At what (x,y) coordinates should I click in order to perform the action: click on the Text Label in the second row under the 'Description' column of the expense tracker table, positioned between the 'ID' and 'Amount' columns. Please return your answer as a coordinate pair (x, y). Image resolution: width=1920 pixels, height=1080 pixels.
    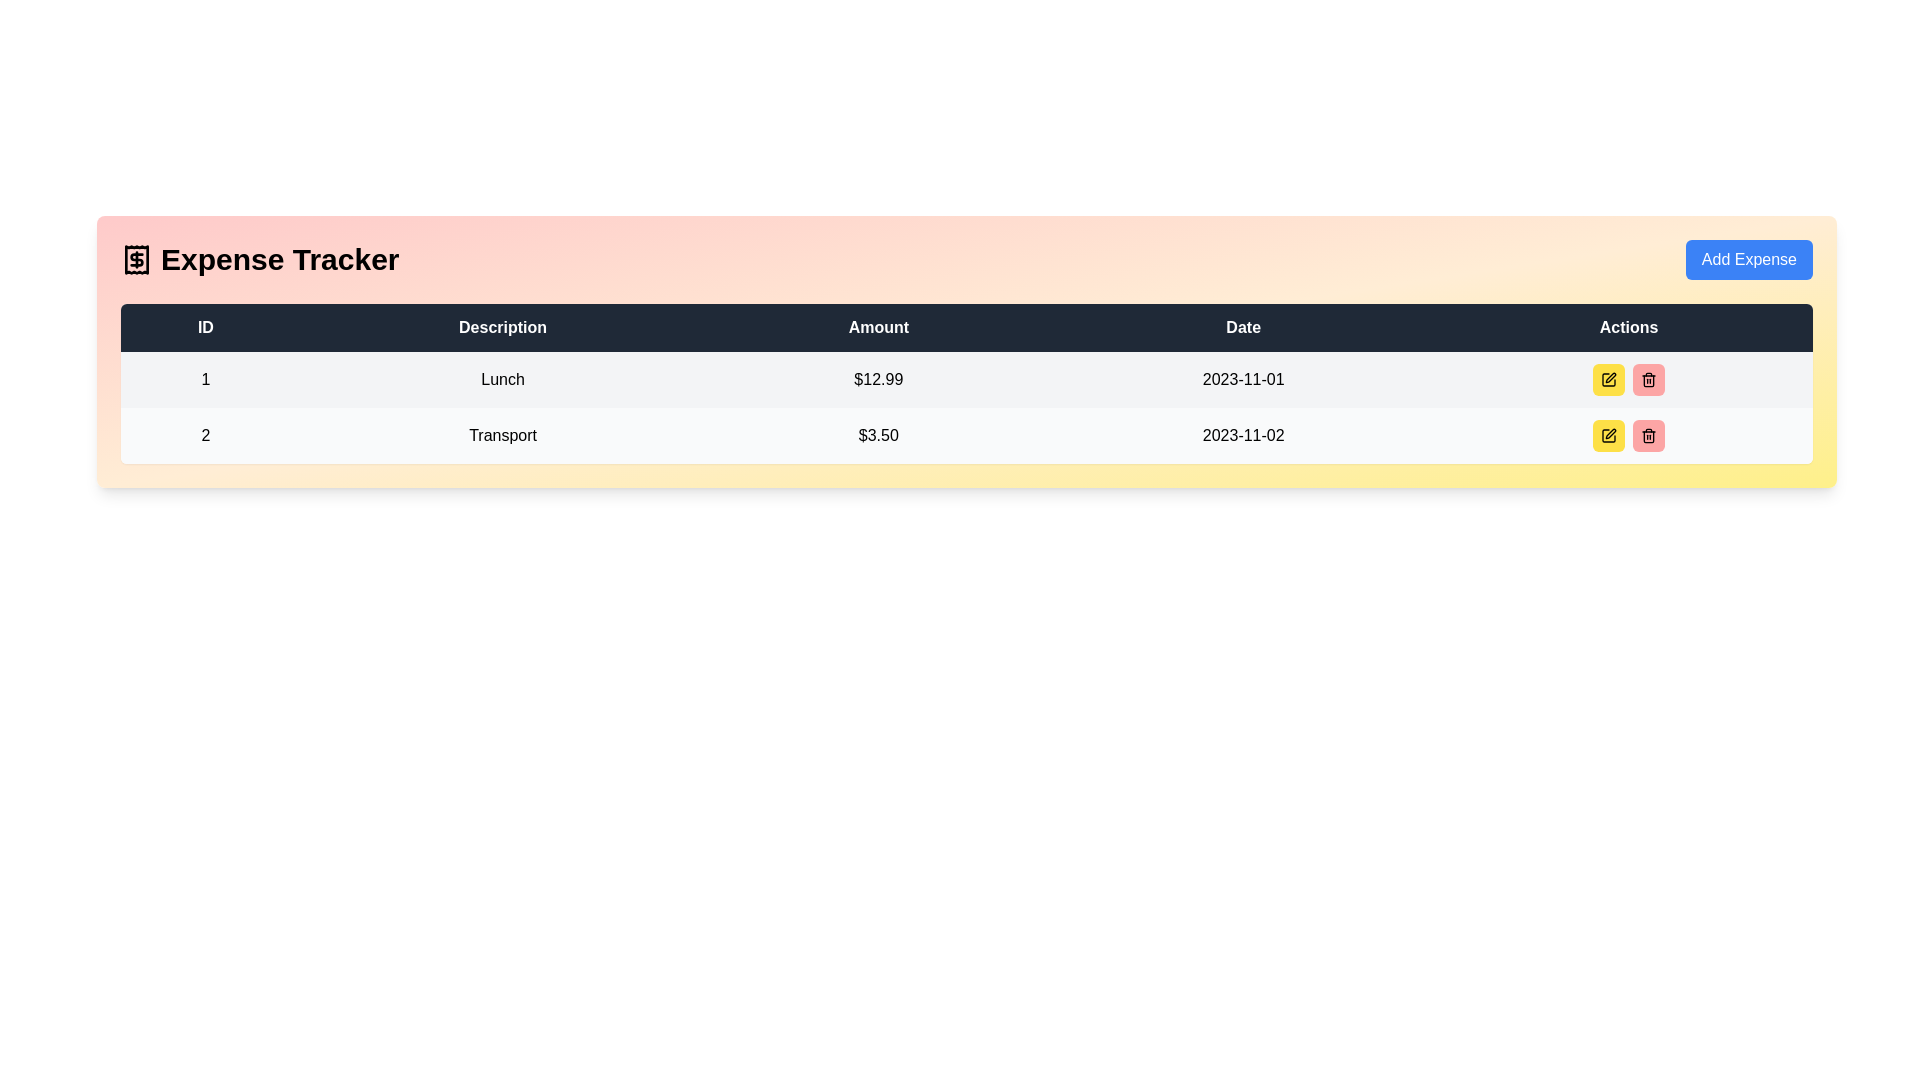
    Looking at the image, I should click on (503, 434).